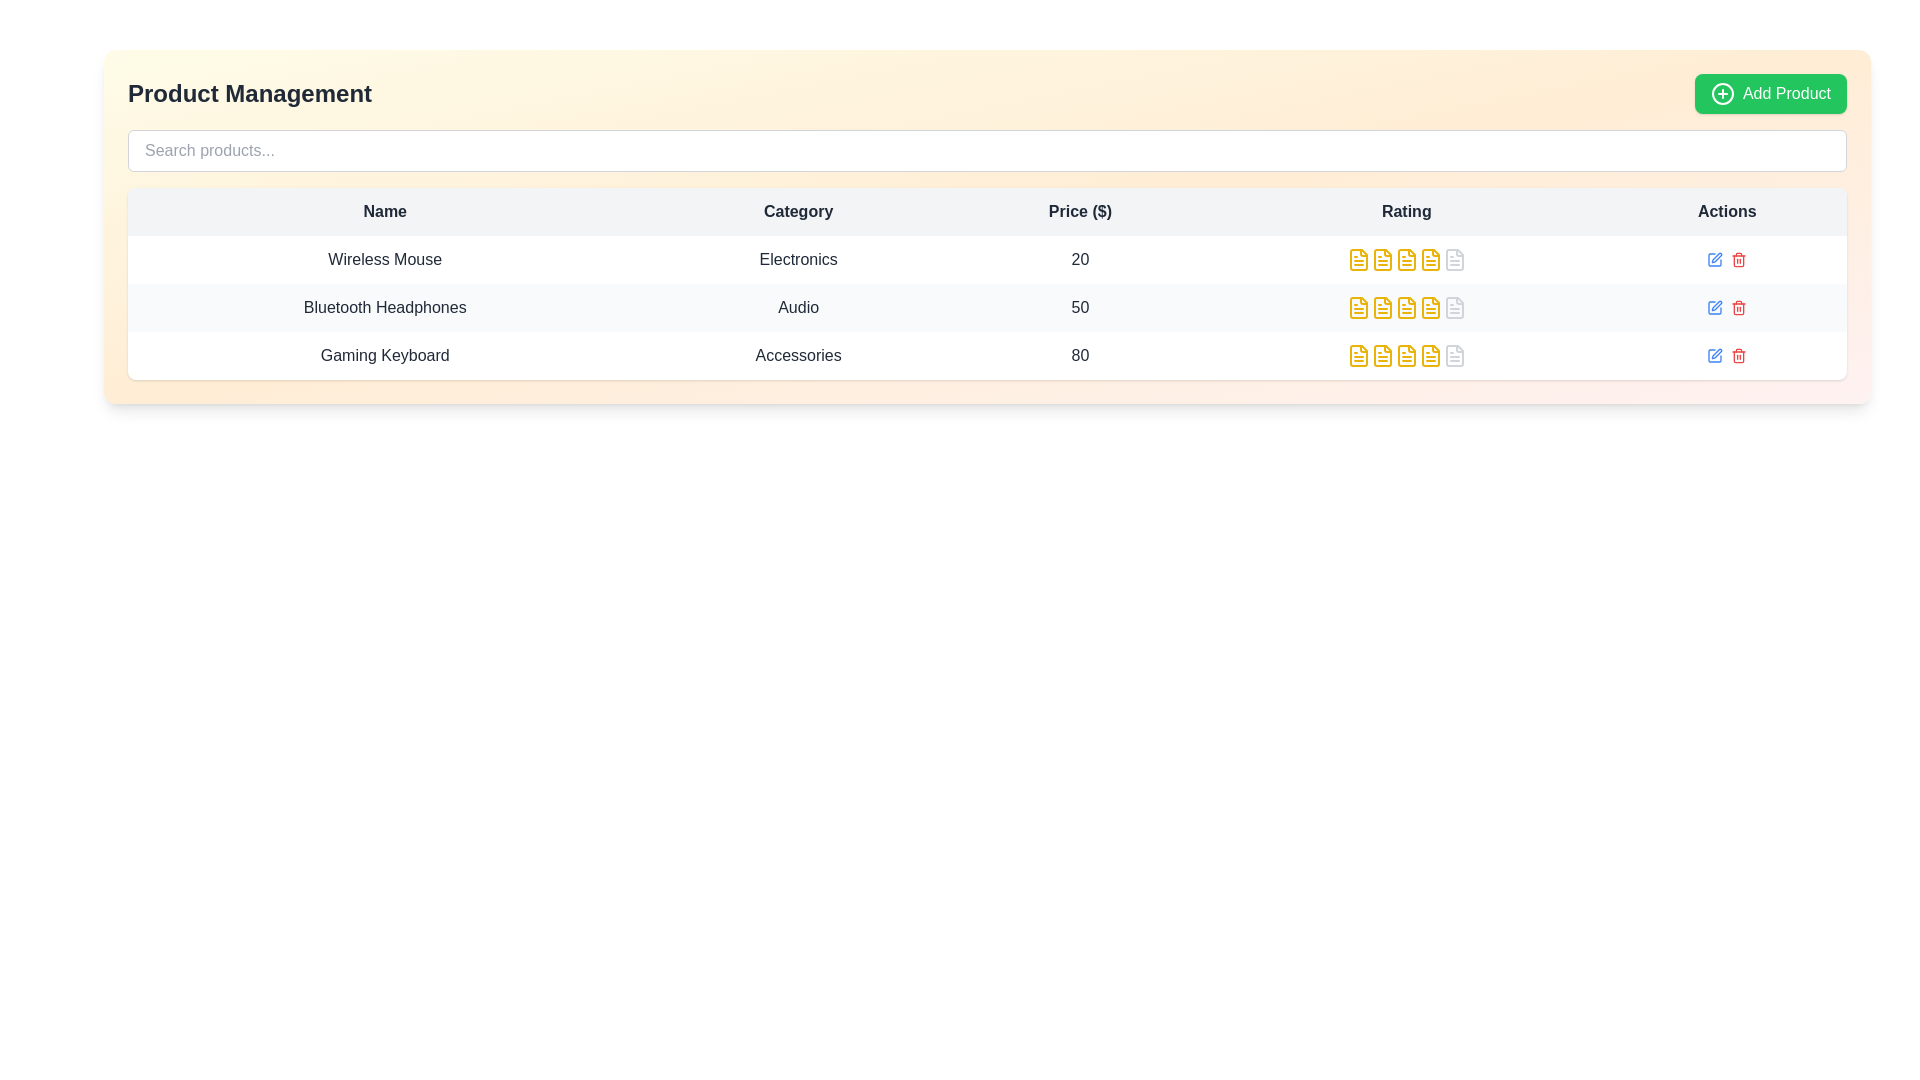 This screenshot has height=1080, width=1920. What do you see at coordinates (1079, 308) in the screenshot?
I see `the price label displaying the price of 'Bluetooth Headphones' in the product management table, located in the second row under the 'Price ($)' column` at bounding box center [1079, 308].